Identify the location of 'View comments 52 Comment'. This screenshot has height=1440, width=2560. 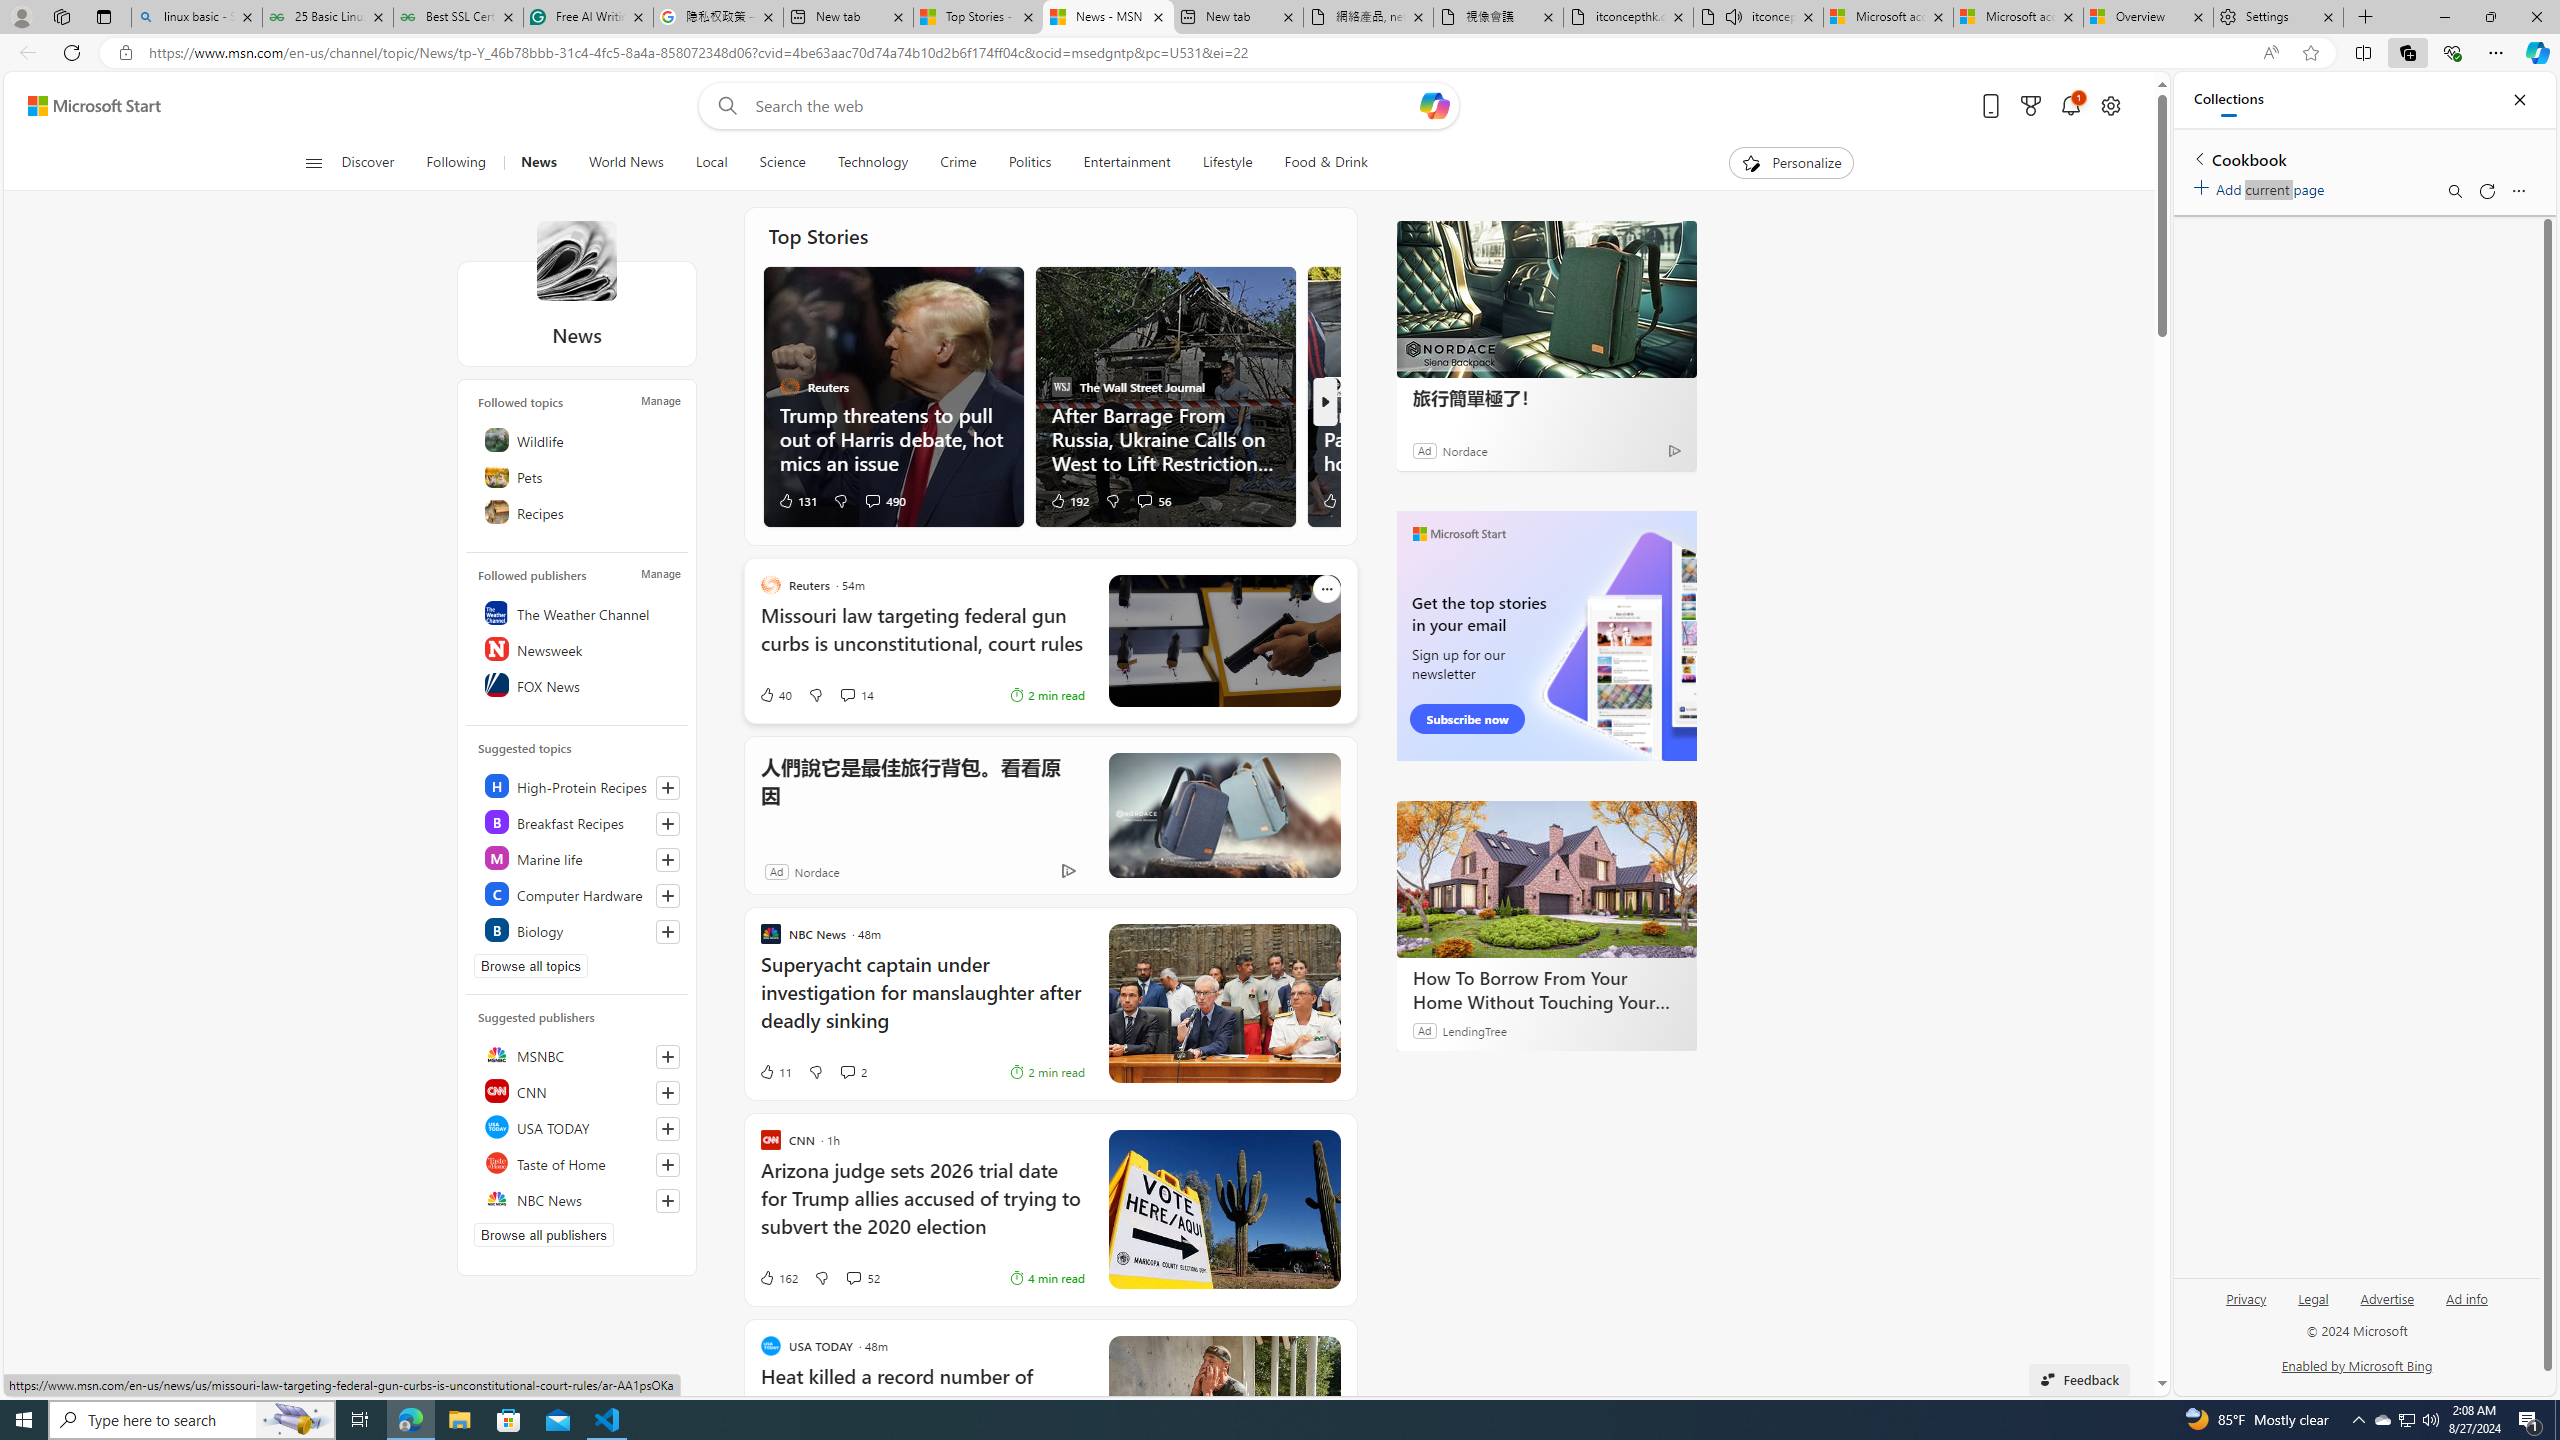
(861, 1278).